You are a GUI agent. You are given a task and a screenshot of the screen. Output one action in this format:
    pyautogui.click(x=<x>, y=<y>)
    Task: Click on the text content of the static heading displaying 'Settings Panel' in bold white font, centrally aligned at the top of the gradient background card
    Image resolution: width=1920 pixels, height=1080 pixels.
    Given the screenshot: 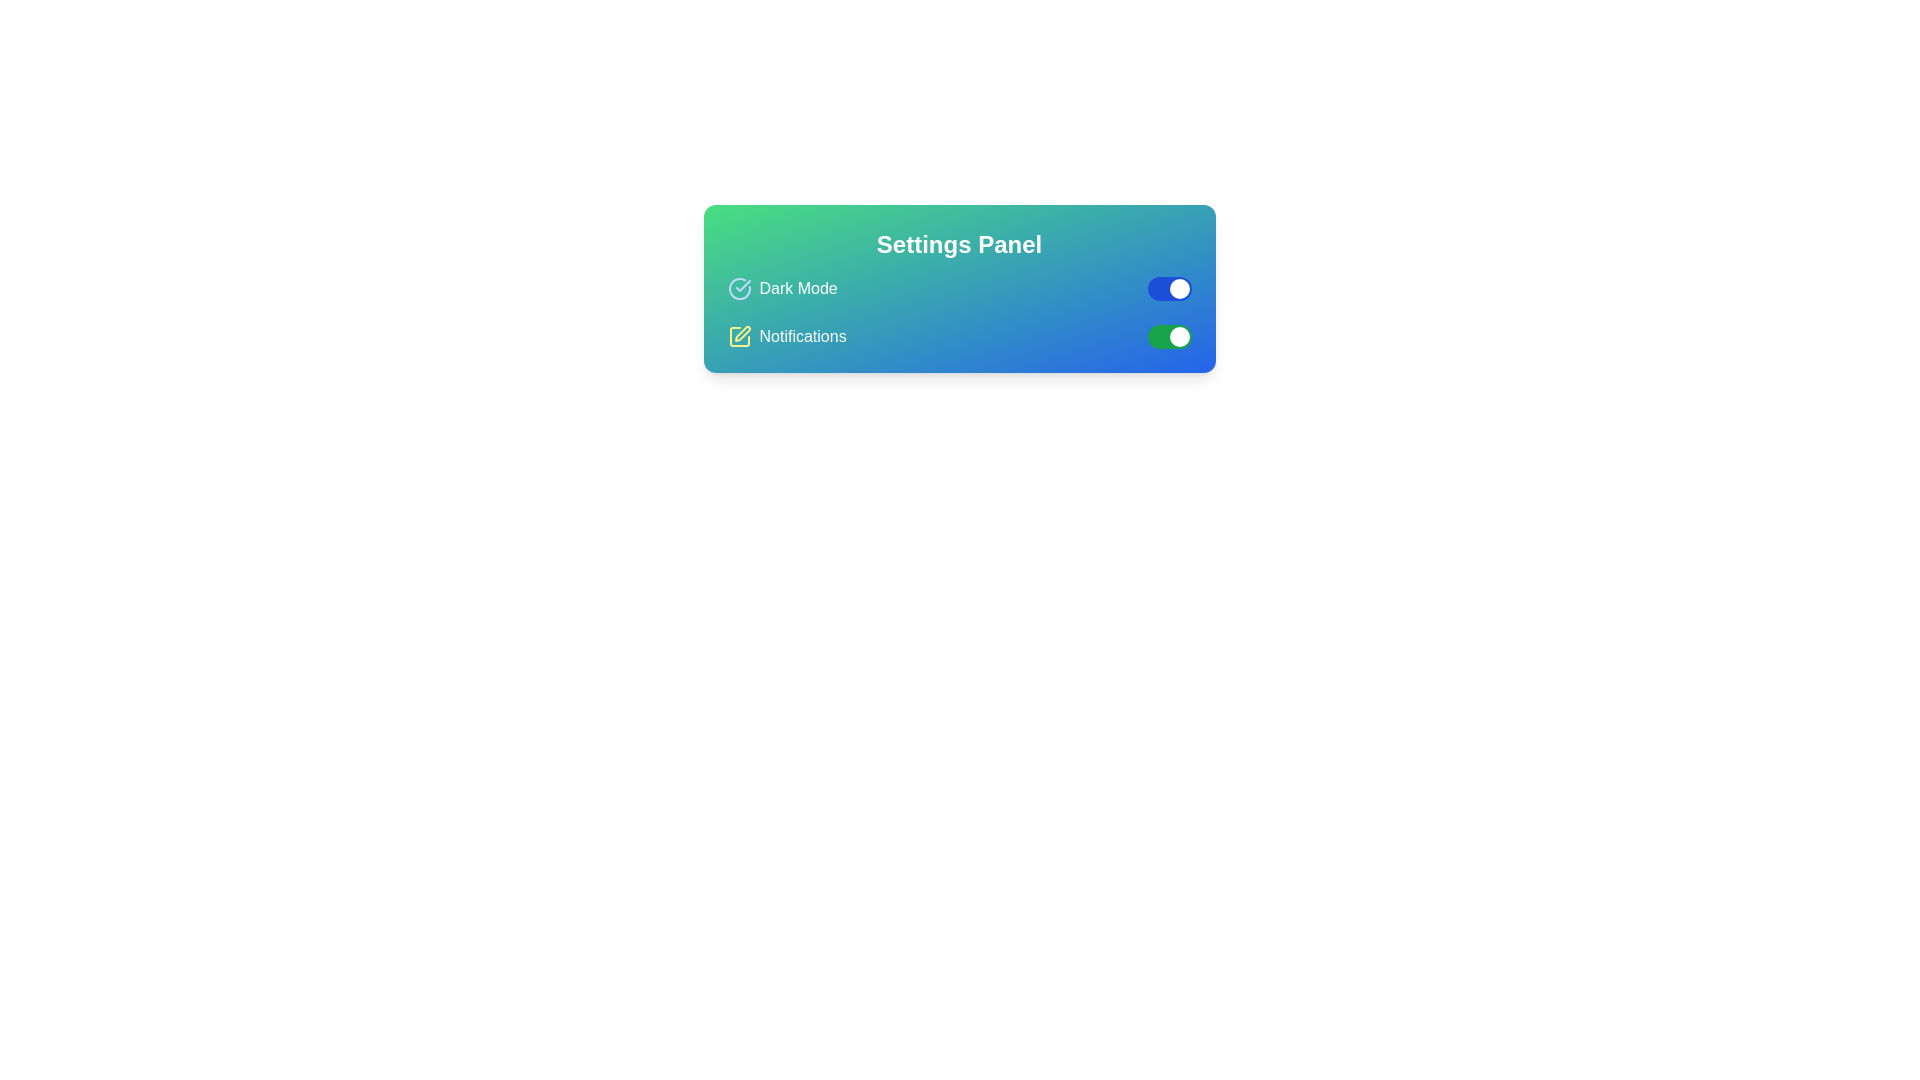 What is the action you would take?
    pyautogui.click(x=958, y=244)
    